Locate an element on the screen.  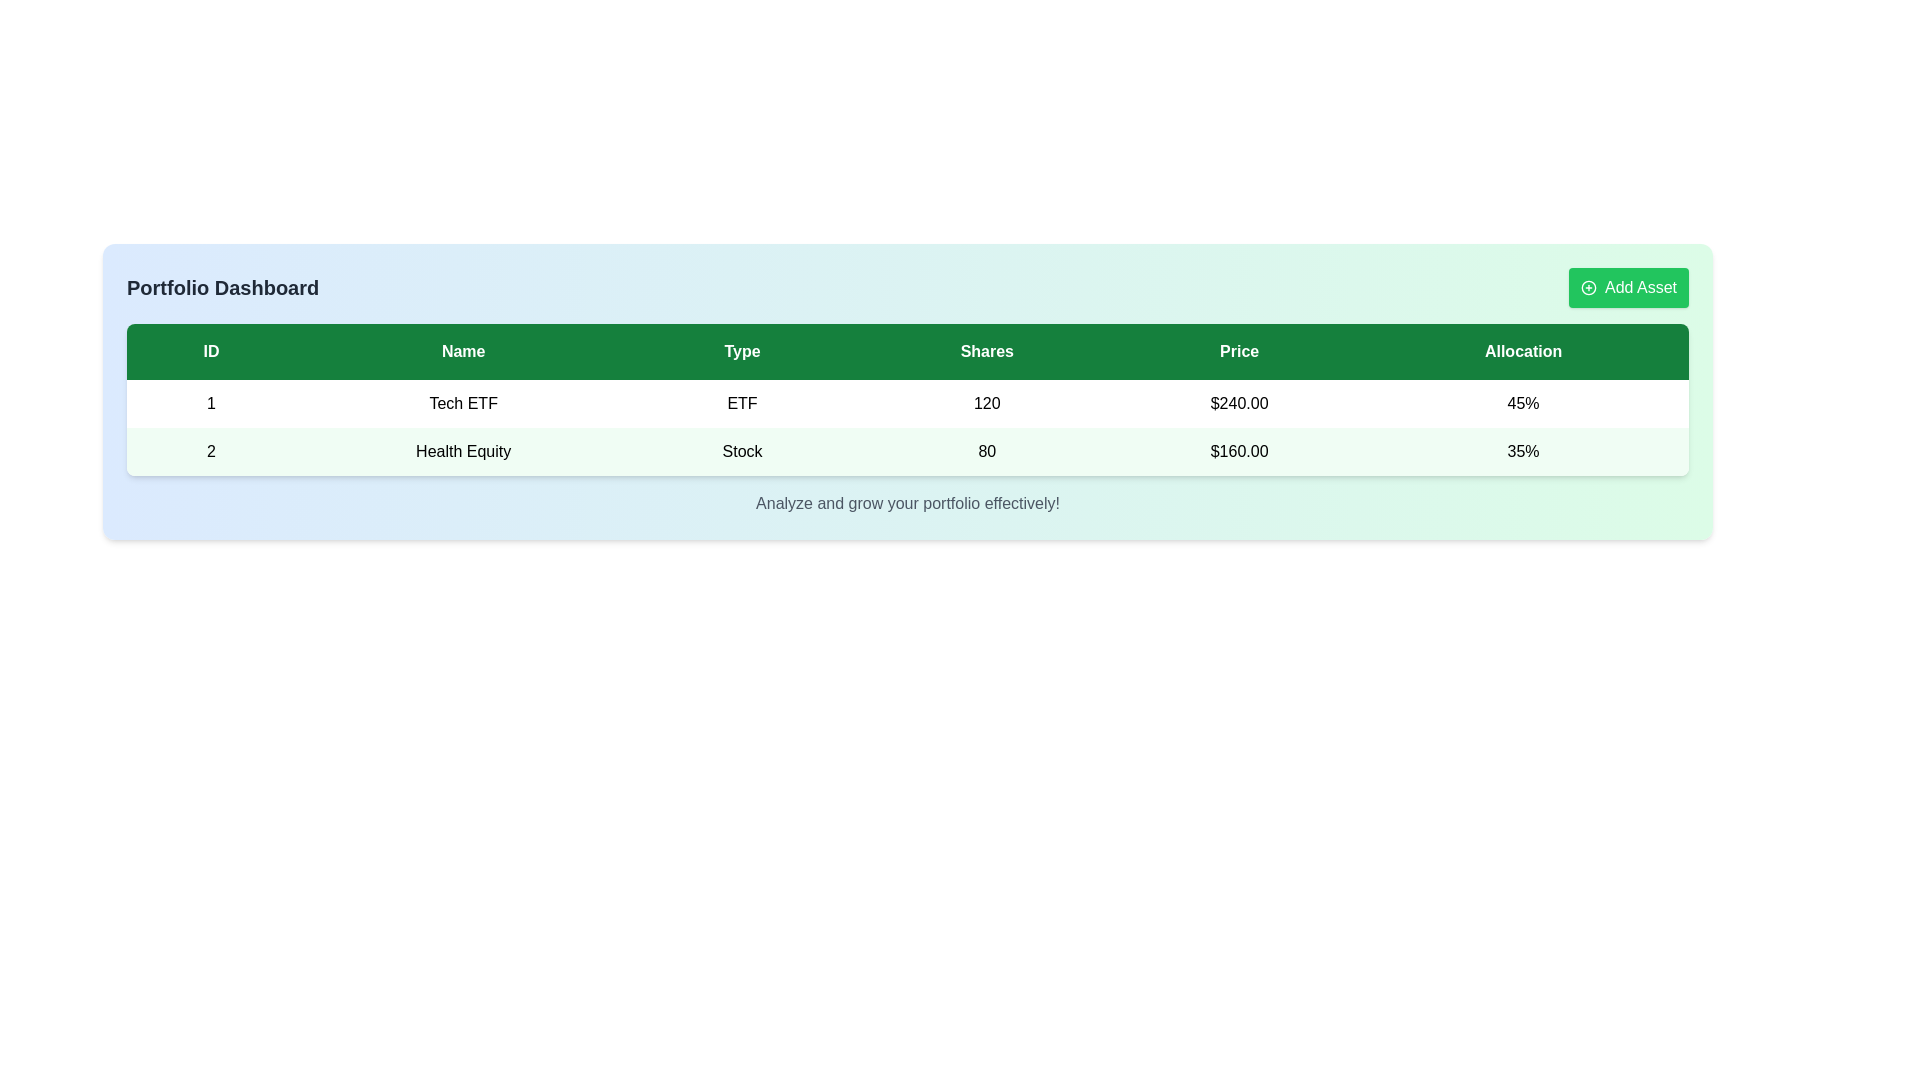
the 'Price' column header text label in the table, which is the fifth column header and is centrally aligned within its cell is located at coordinates (1238, 350).